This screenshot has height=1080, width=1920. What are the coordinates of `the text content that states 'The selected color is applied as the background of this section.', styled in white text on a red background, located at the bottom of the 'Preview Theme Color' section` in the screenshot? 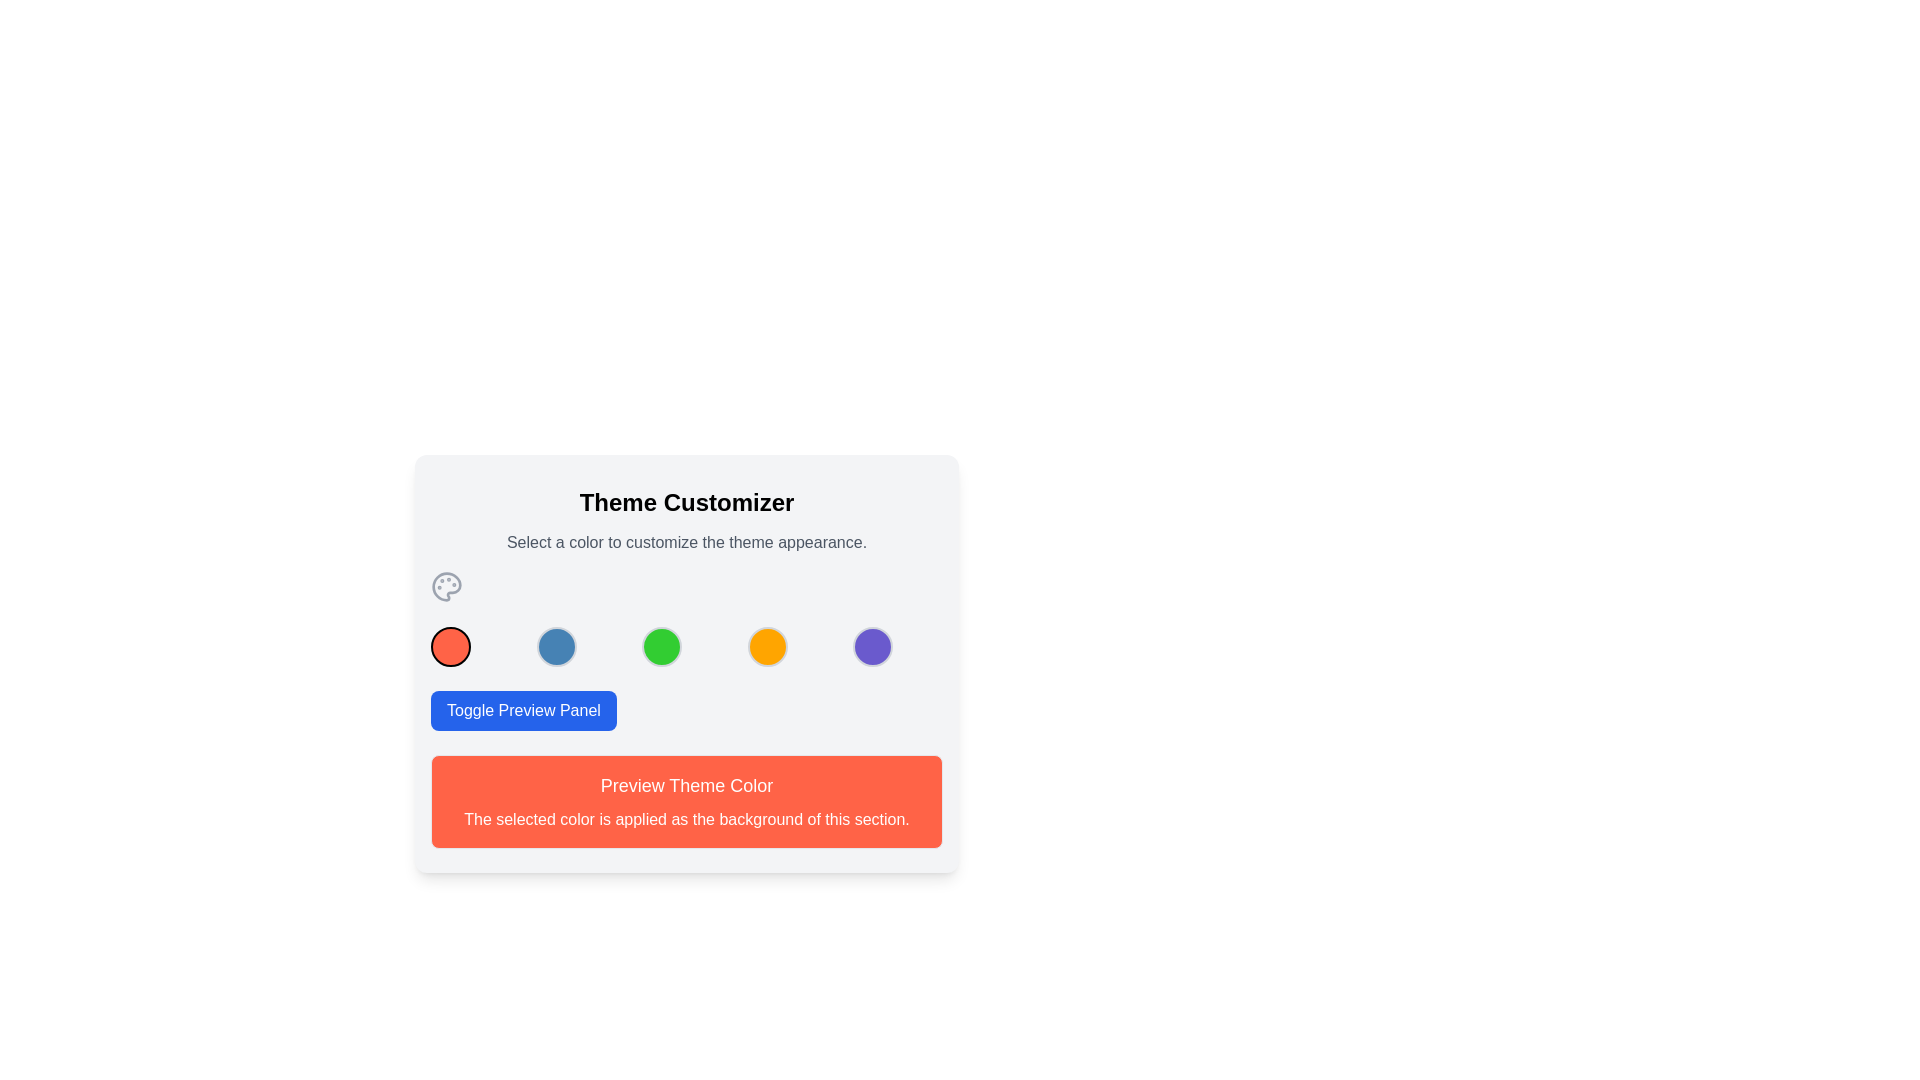 It's located at (686, 820).